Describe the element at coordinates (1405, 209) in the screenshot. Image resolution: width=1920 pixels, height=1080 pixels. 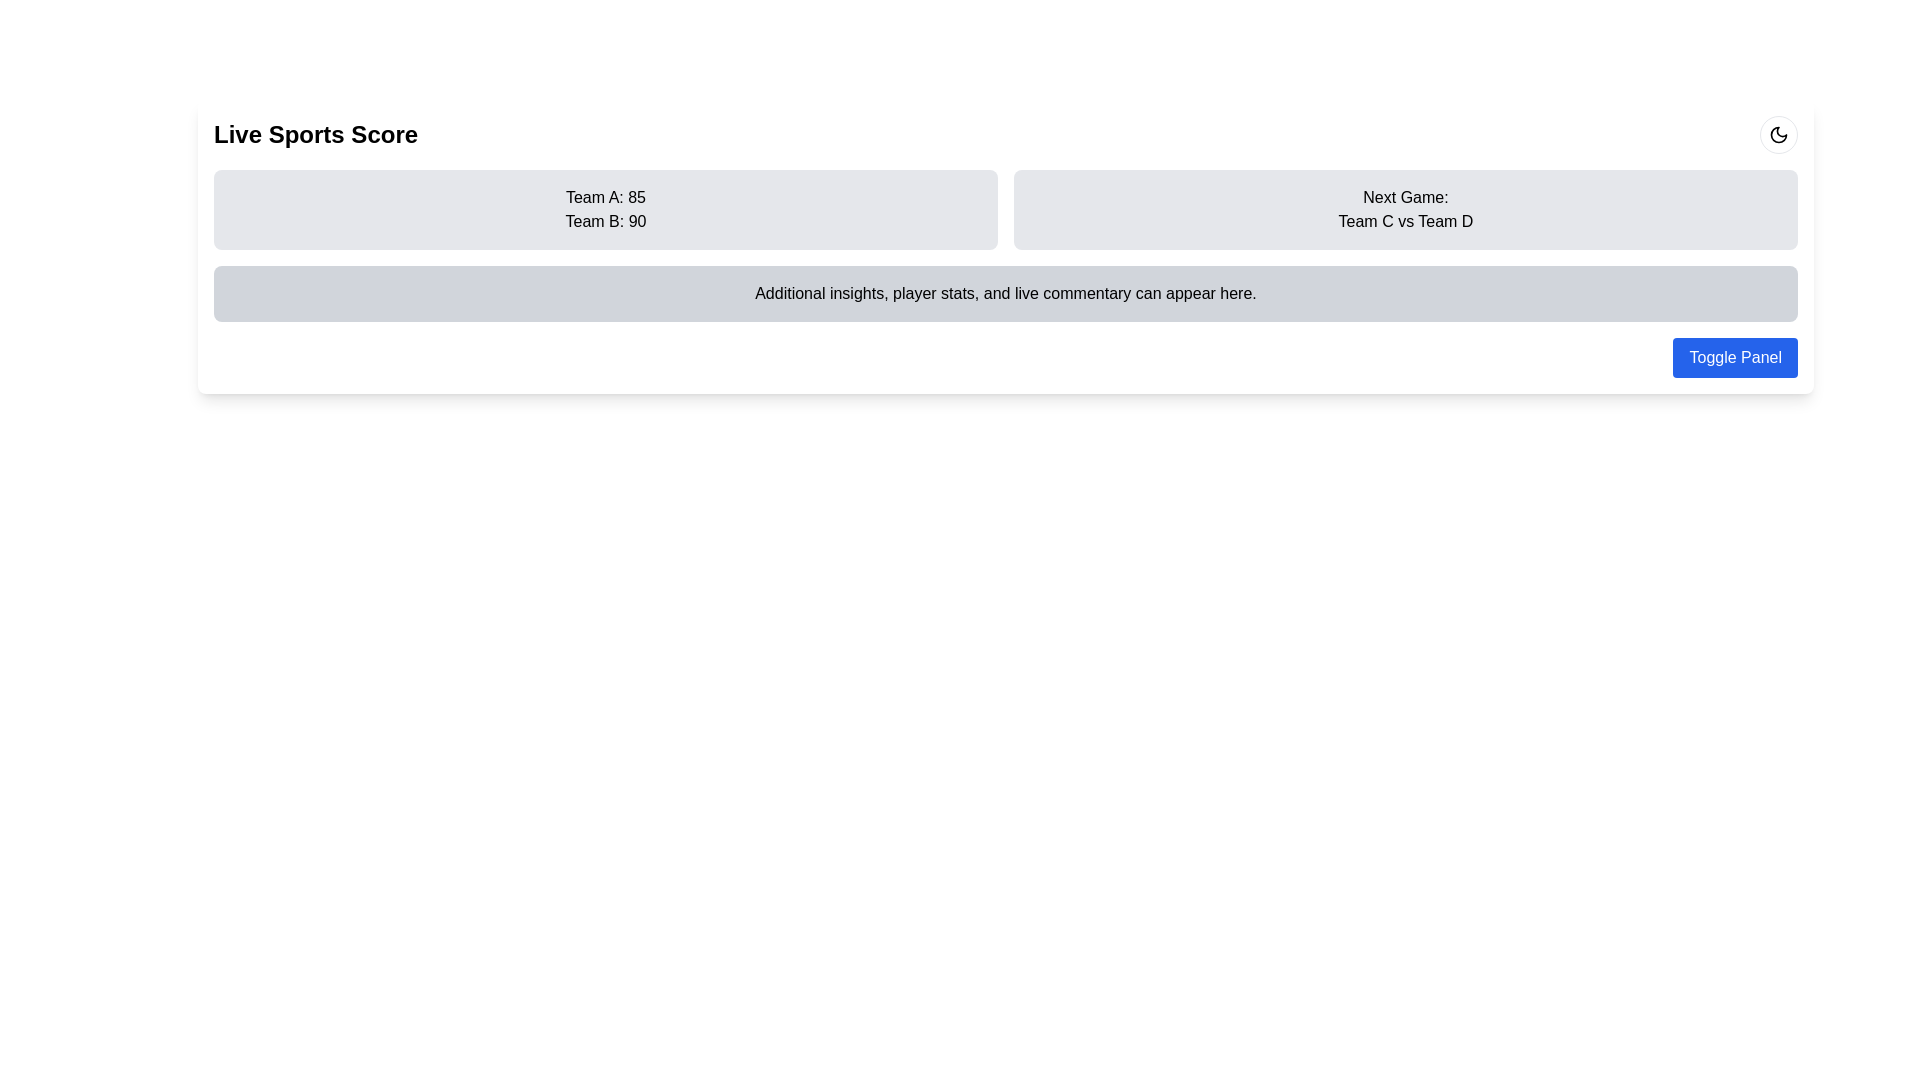
I see `the informational block displaying details about the upcoming sports game, located in the rightmost column under 'Live Sports Score.'` at that location.